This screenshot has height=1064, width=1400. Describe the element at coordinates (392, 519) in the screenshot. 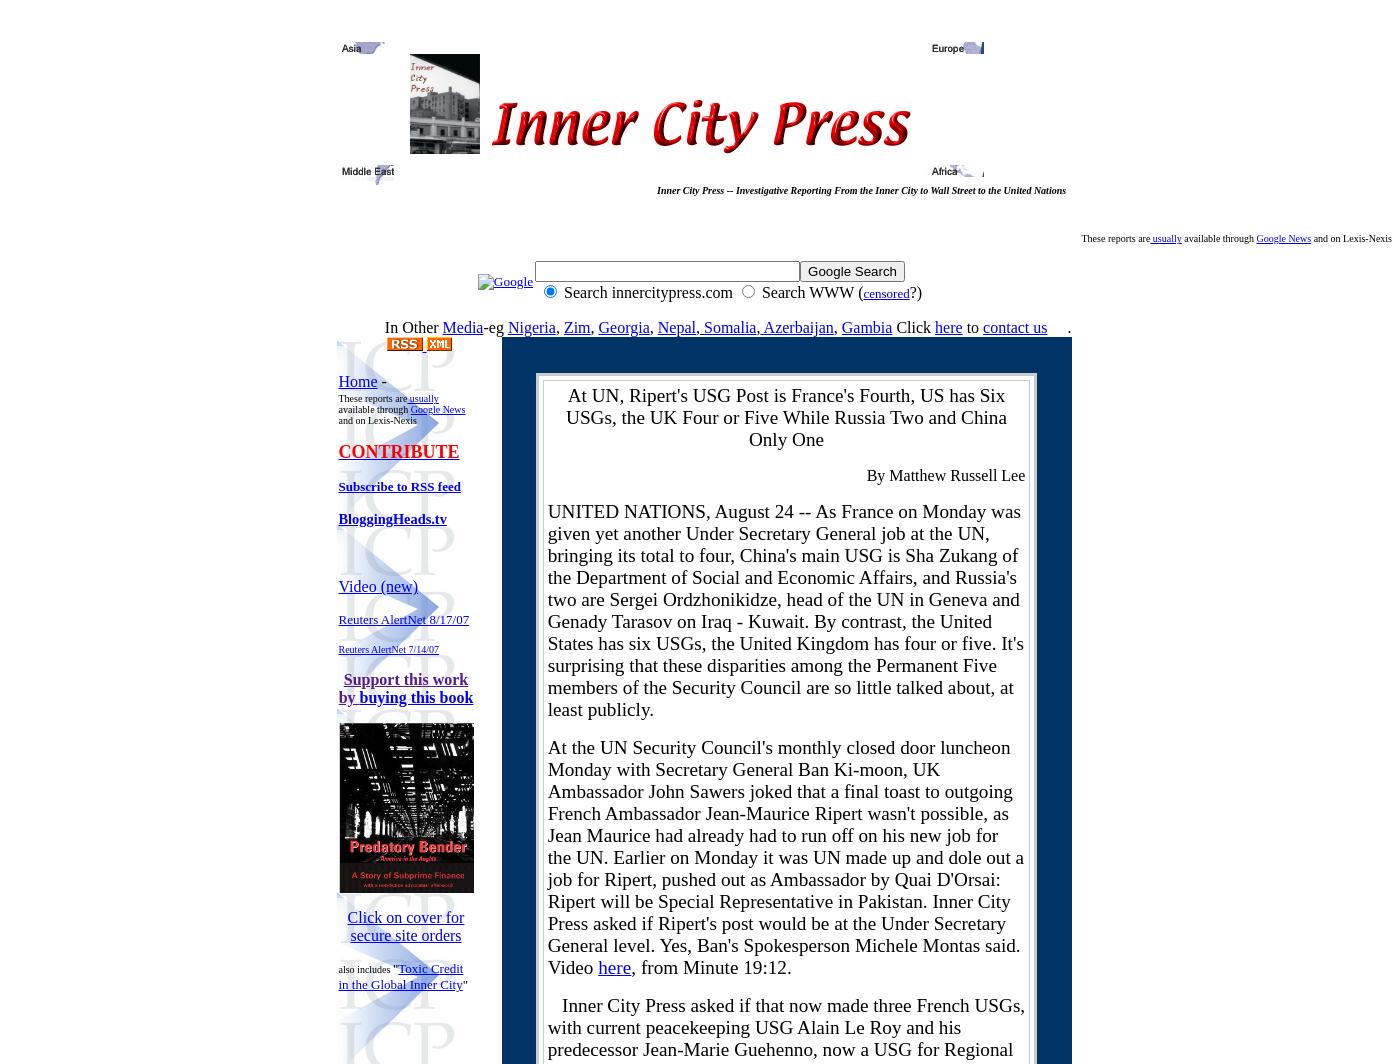

I see `'BloggingHeads.tv'` at that location.